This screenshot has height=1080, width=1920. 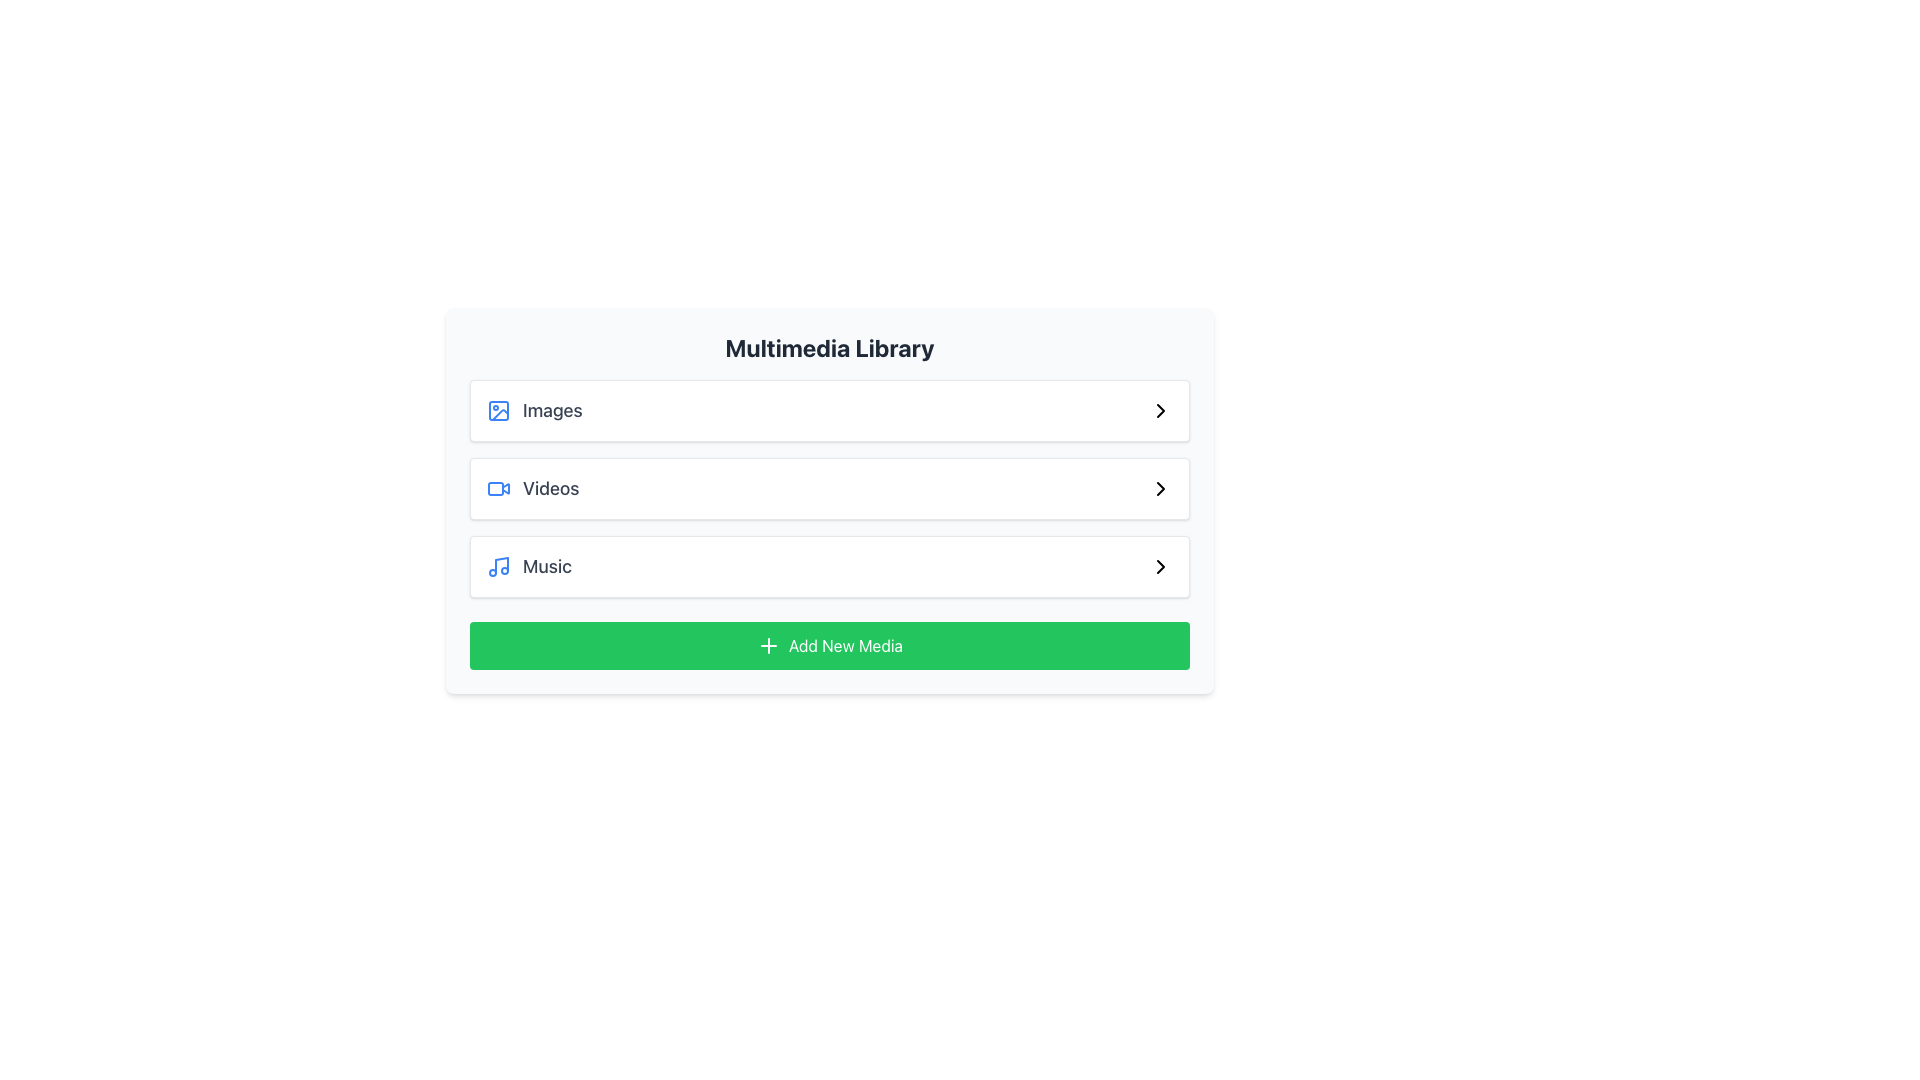 What do you see at coordinates (551, 489) in the screenshot?
I see `the 'Videos' category label, which is the second item in the vertical list of categories and serves as a title indicator` at bounding box center [551, 489].